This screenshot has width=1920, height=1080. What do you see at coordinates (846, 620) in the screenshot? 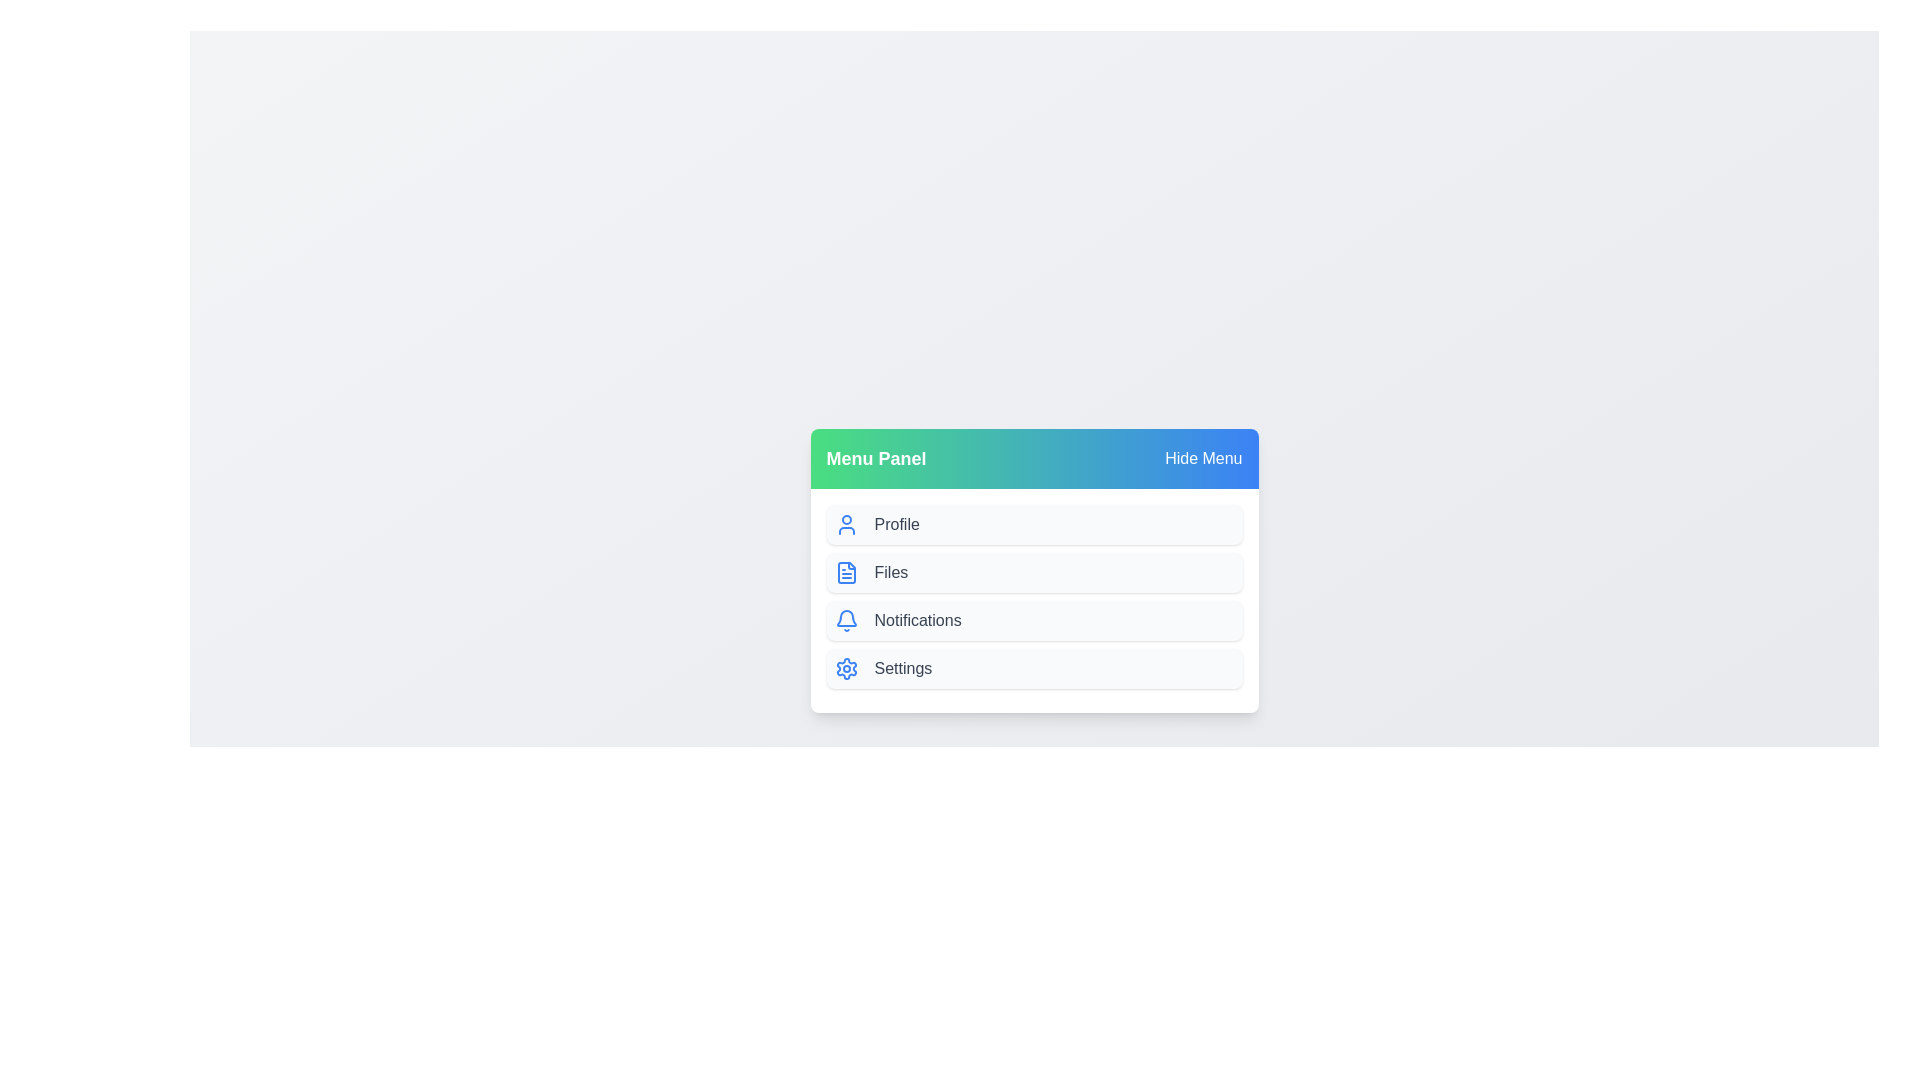
I see `the icon next to the menu item Notifications` at bounding box center [846, 620].